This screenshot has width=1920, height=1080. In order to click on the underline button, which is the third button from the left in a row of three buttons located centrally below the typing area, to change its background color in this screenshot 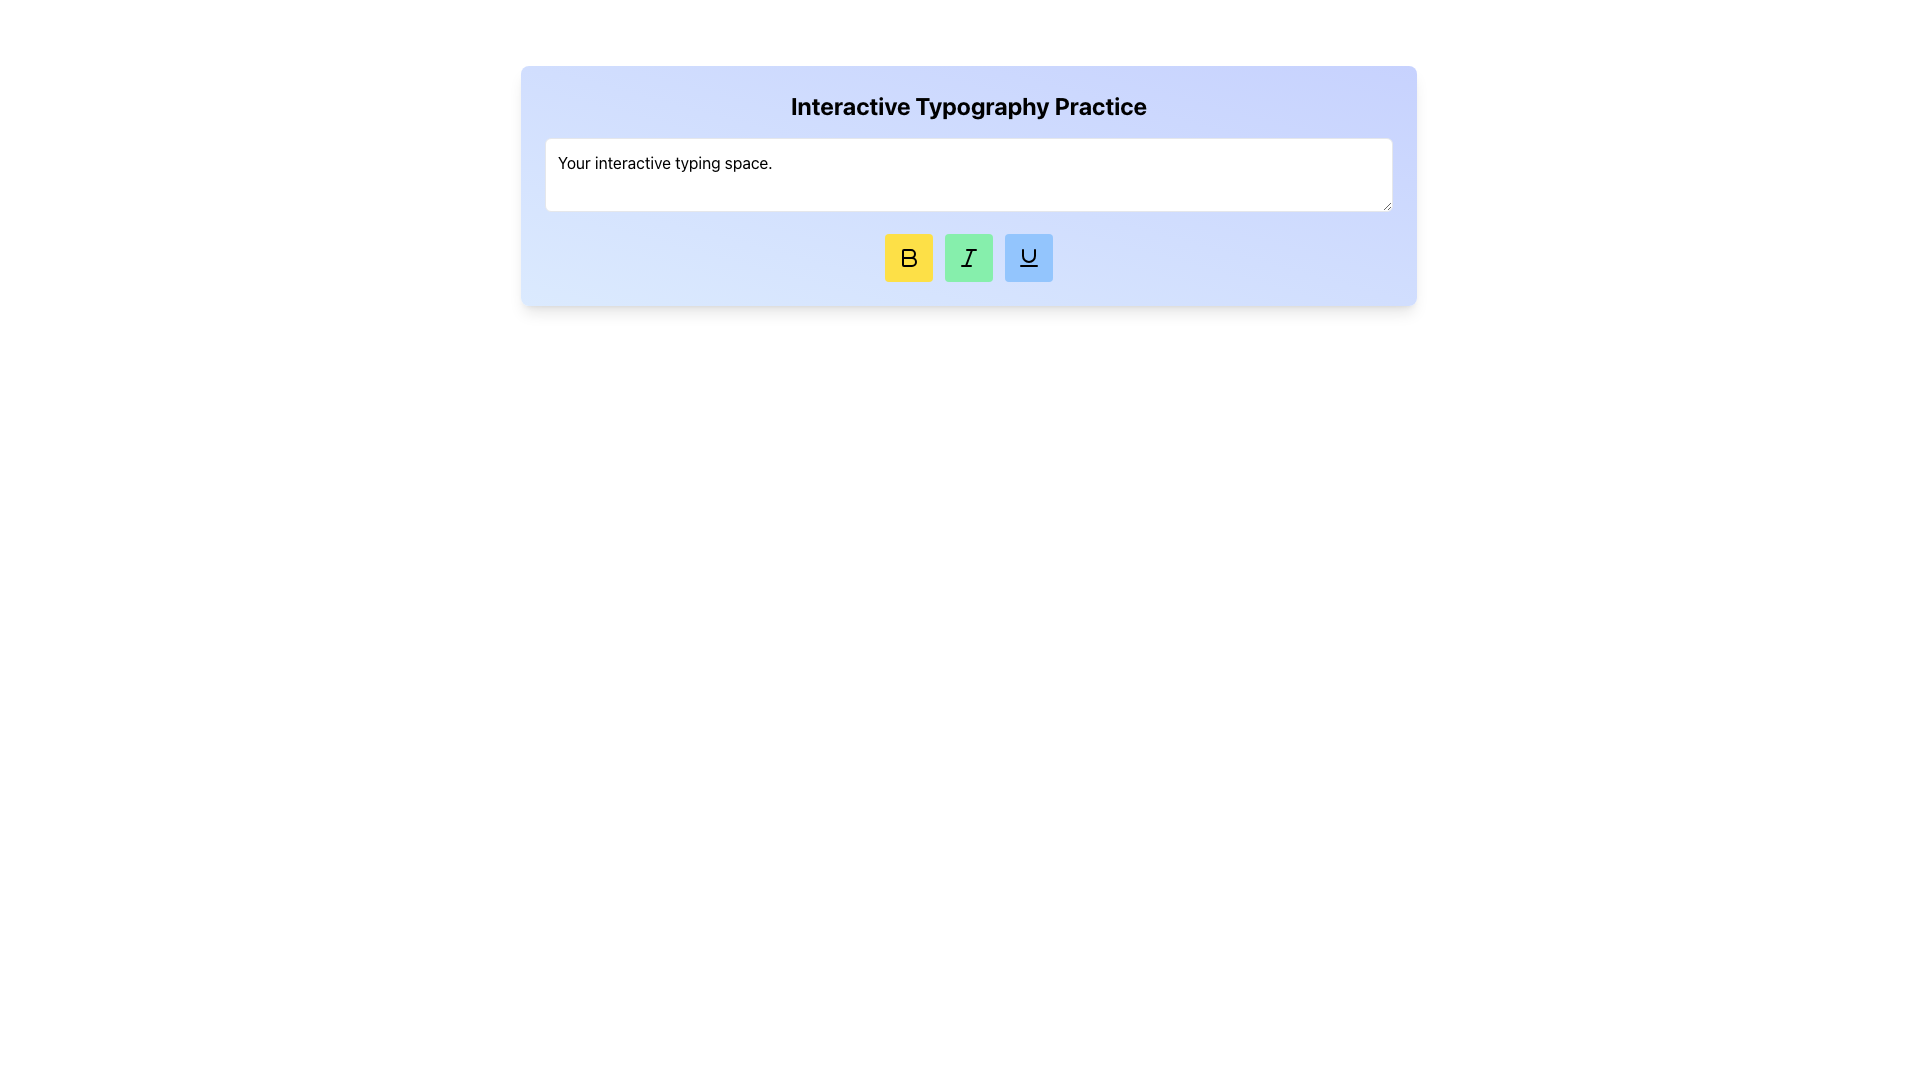, I will do `click(1028, 257)`.